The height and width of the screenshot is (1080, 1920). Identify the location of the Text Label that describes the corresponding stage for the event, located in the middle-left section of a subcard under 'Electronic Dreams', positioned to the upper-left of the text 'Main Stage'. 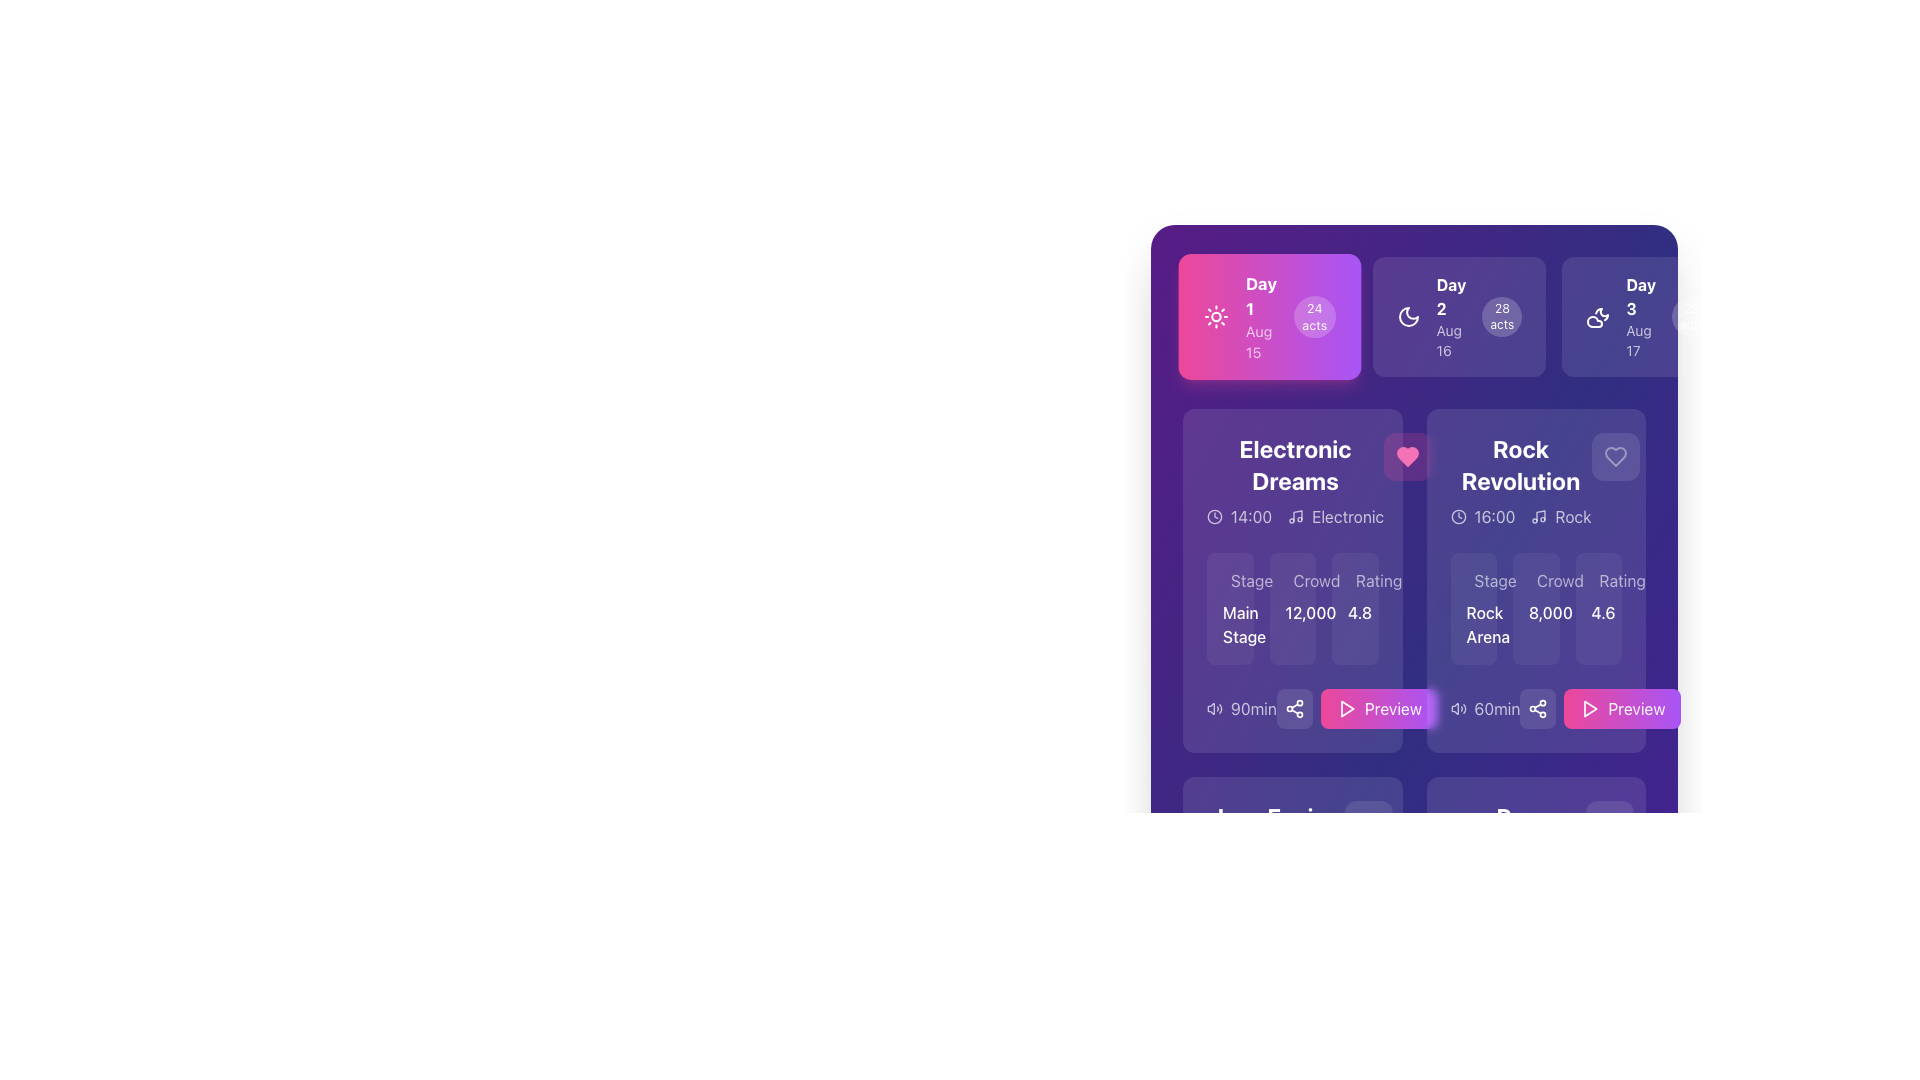
(1251, 581).